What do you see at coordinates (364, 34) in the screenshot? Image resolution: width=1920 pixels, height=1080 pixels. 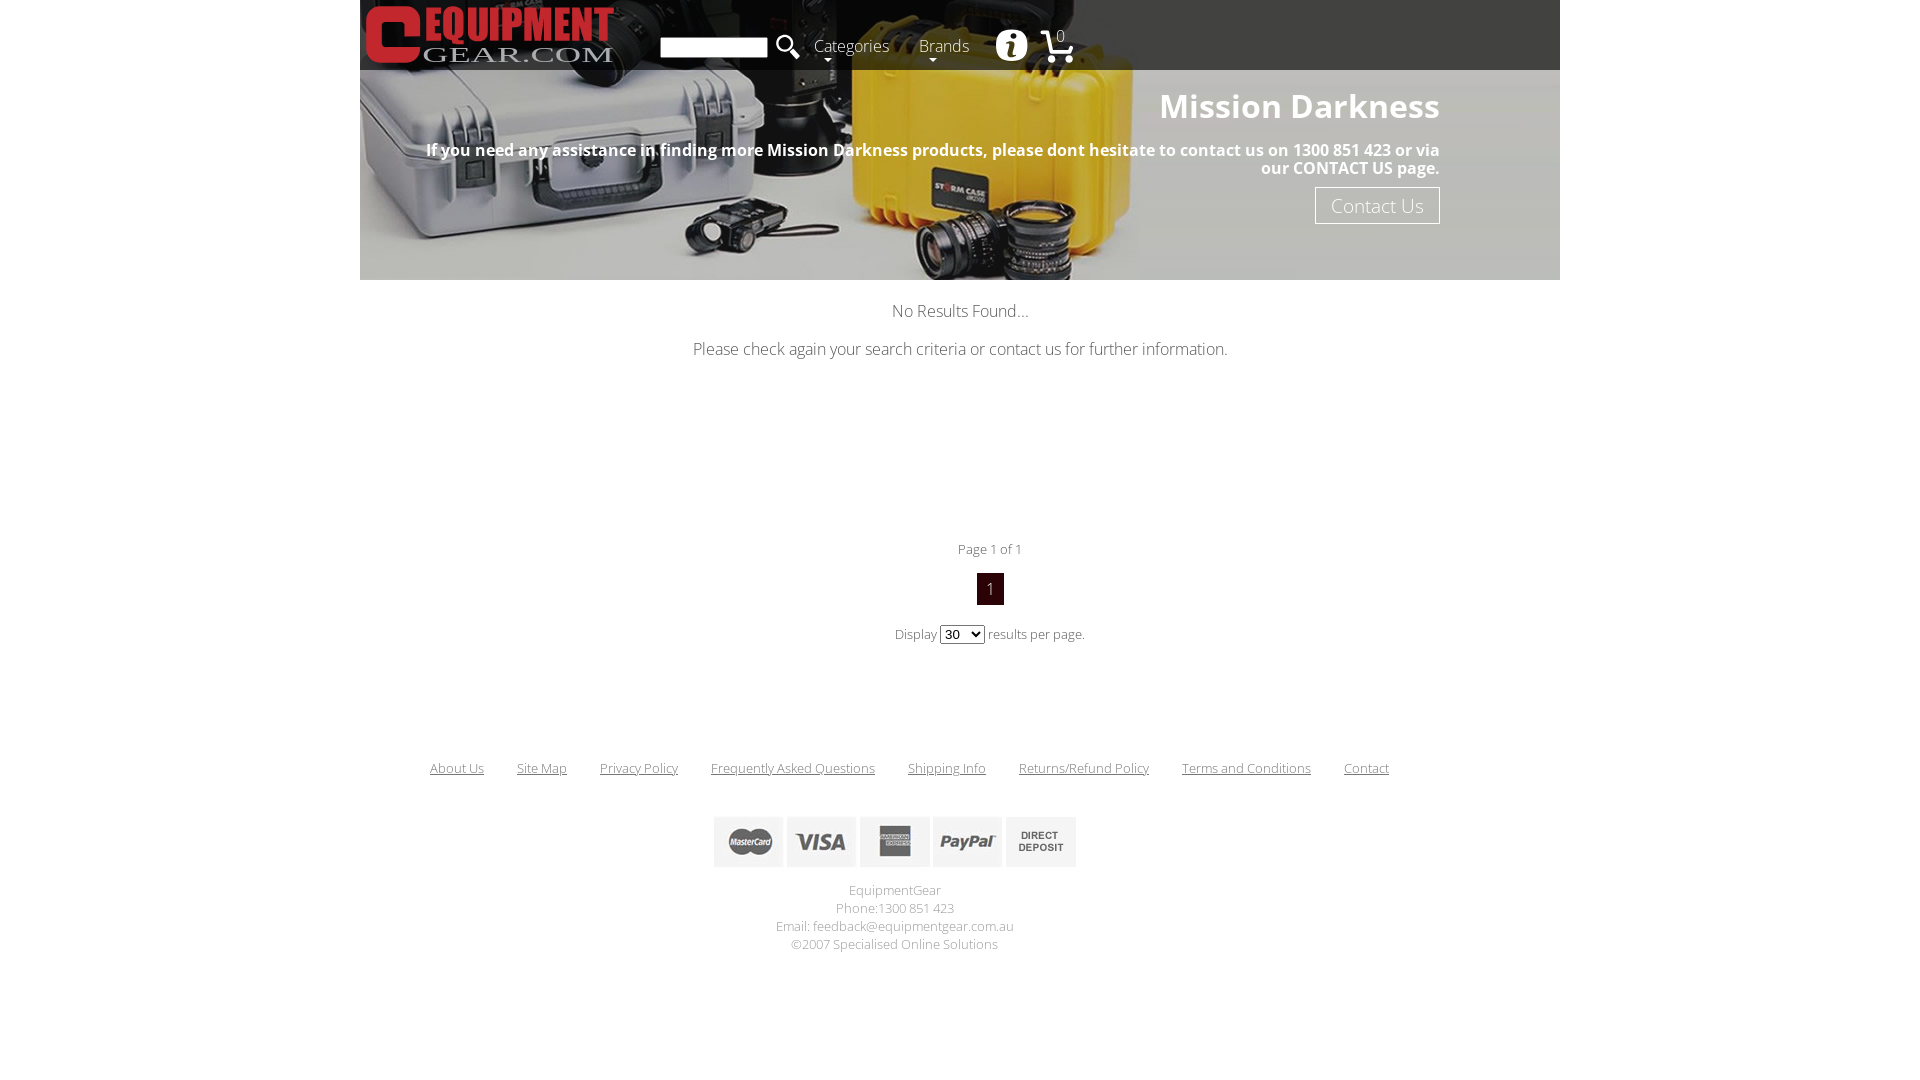 I see `'EquipmentGear'` at bounding box center [364, 34].